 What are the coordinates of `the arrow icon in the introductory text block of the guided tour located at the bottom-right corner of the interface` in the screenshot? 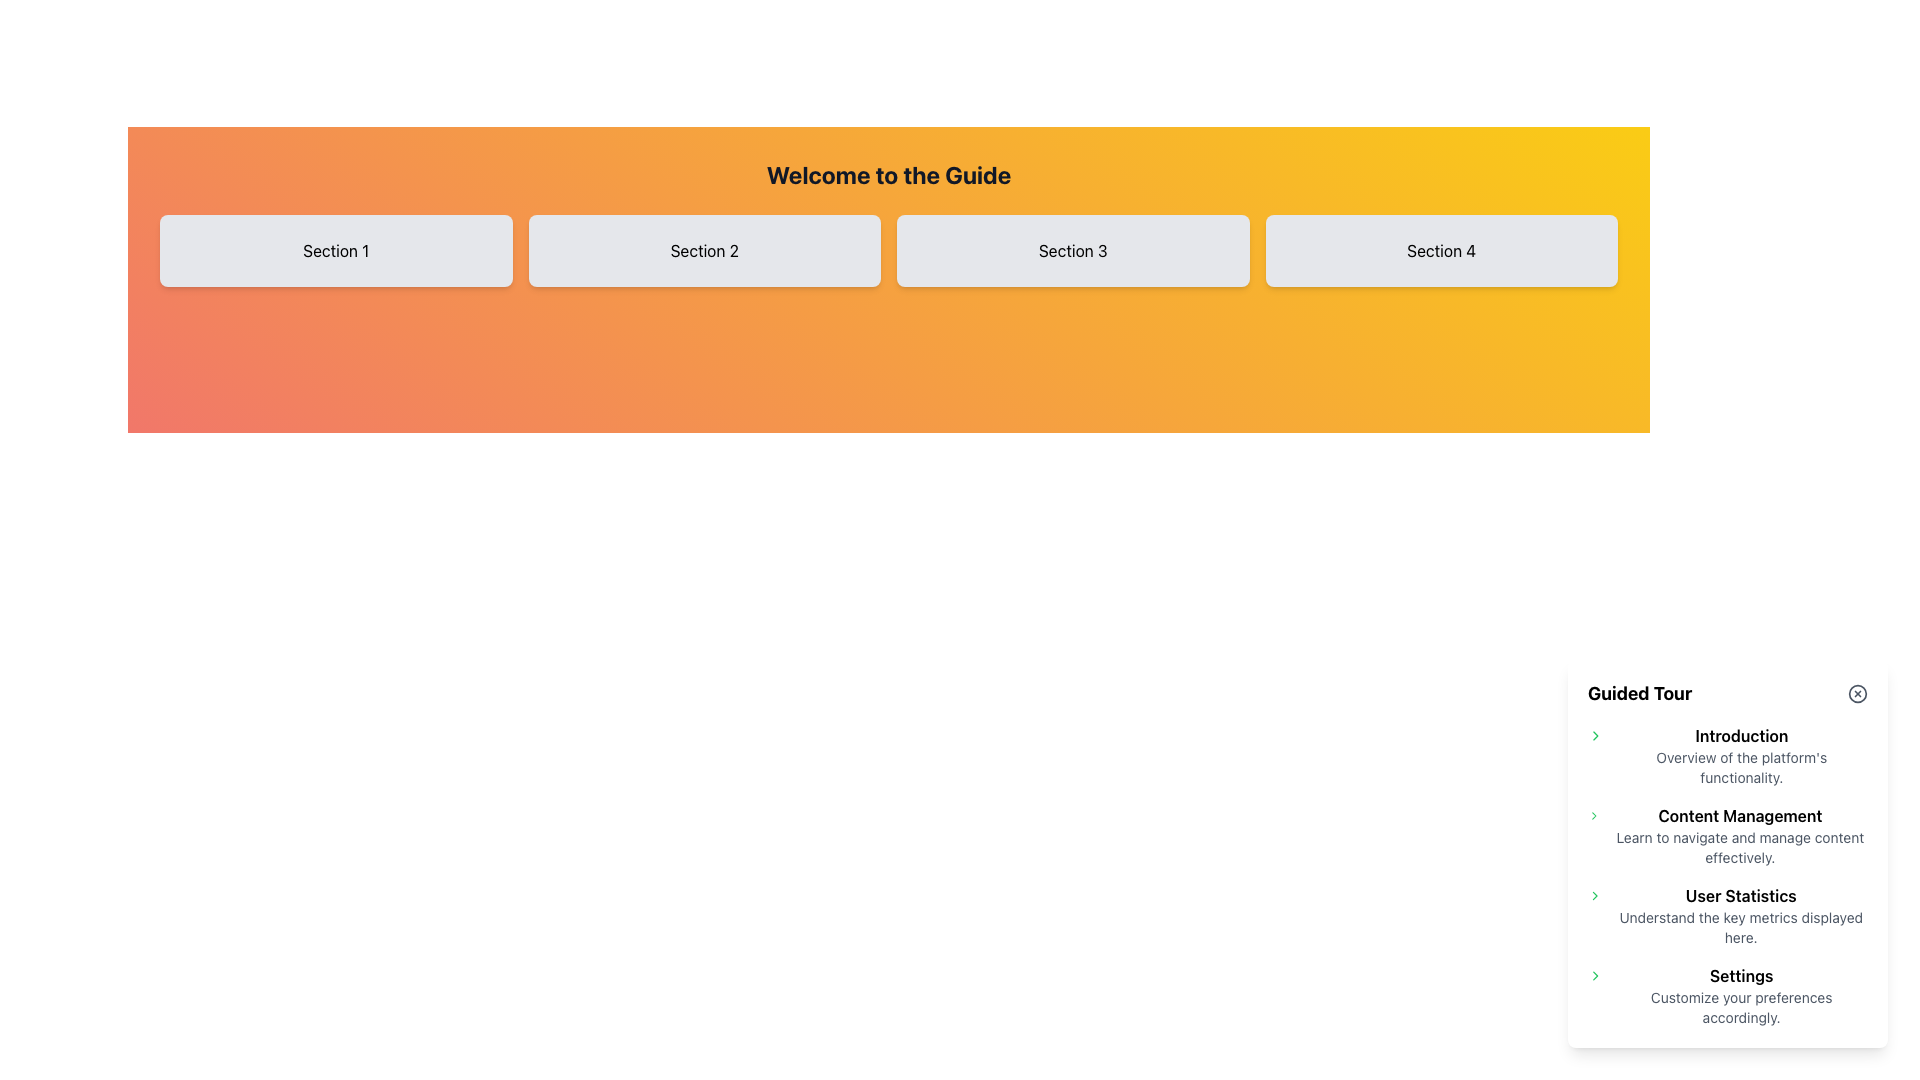 It's located at (1727, 756).